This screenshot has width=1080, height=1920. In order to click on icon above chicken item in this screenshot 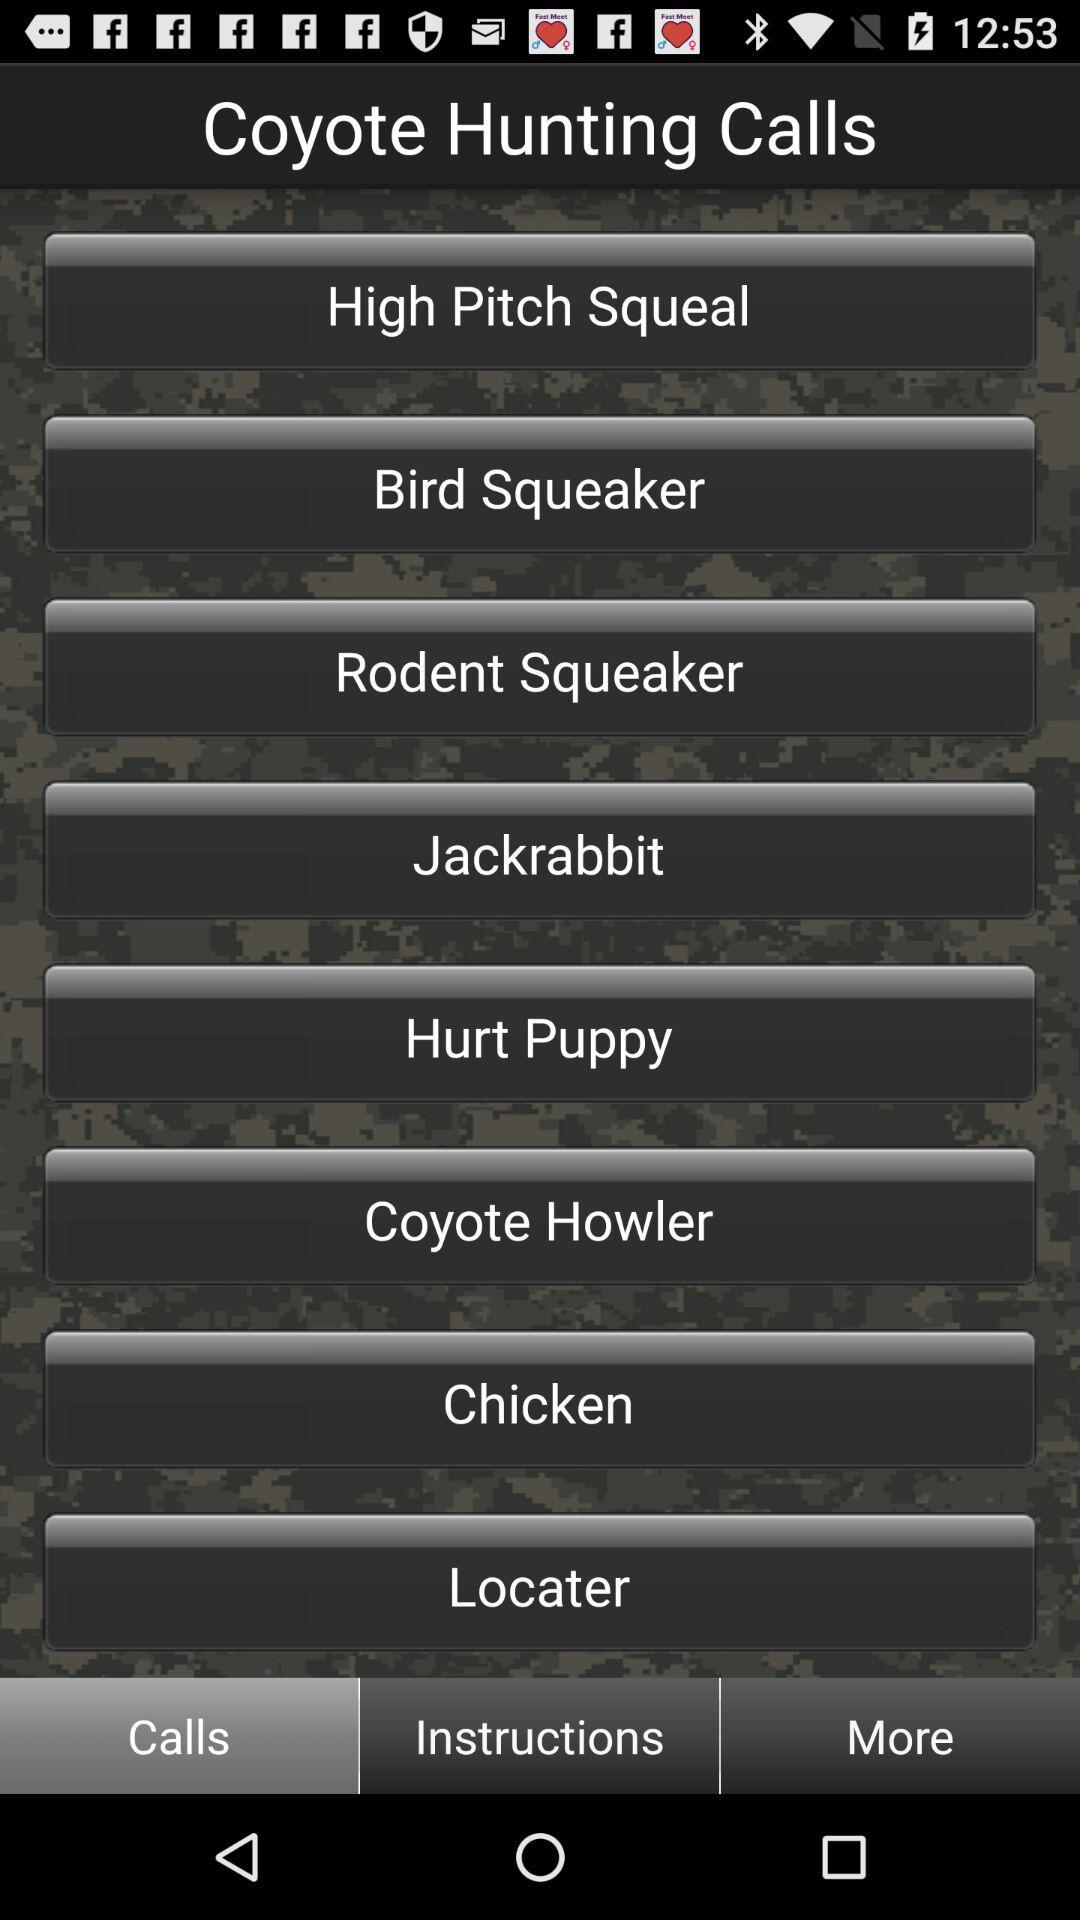, I will do `click(540, 1215)`.